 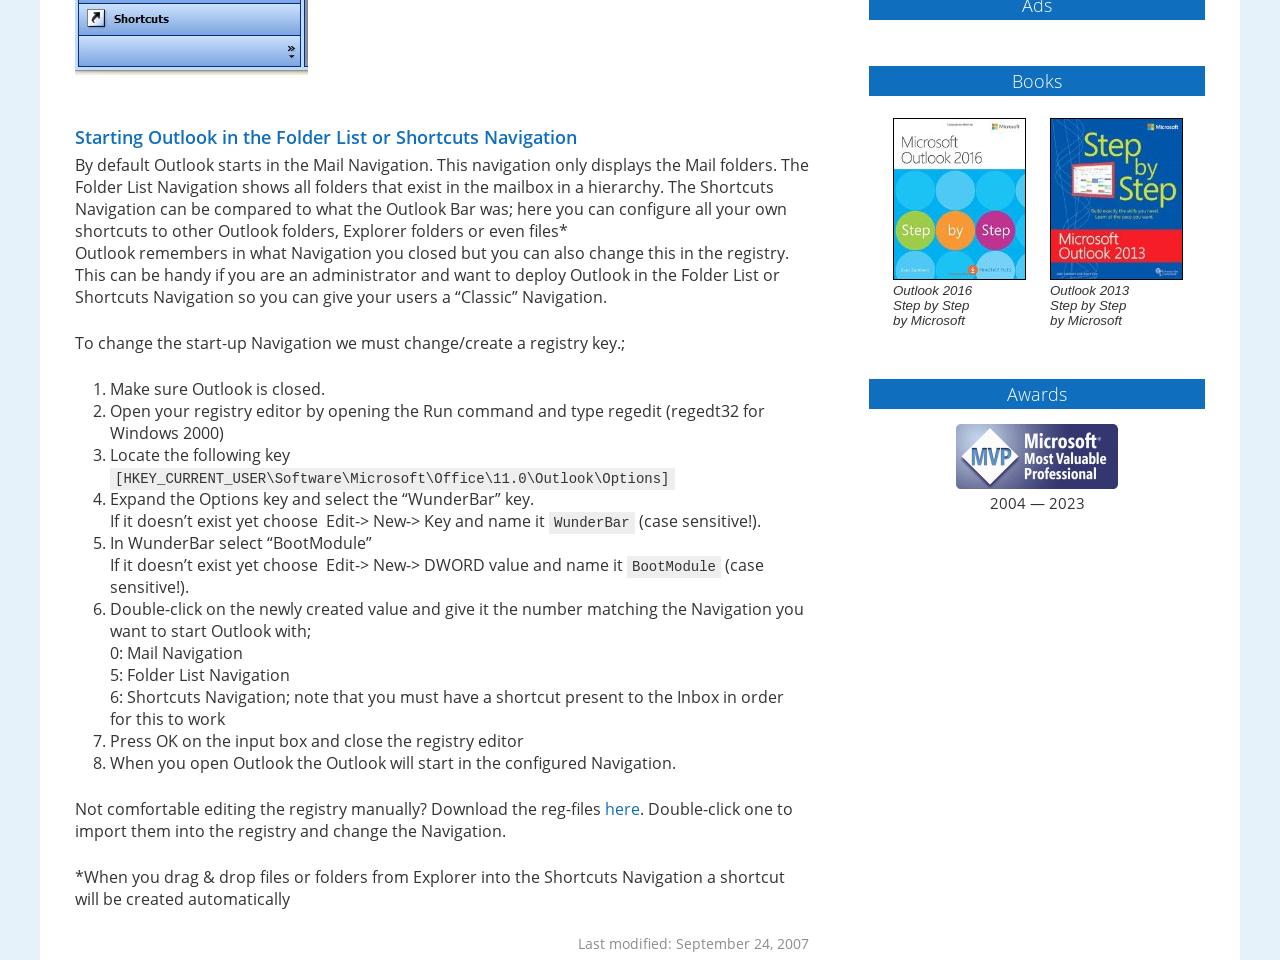 What do you see at coordinates (445, 708) in the screenshot?
I see `'6: Shortcuts Navigation; note that you must have a shortcut present to the Inbox in order for this to work'` at bounding box center [445, 708].